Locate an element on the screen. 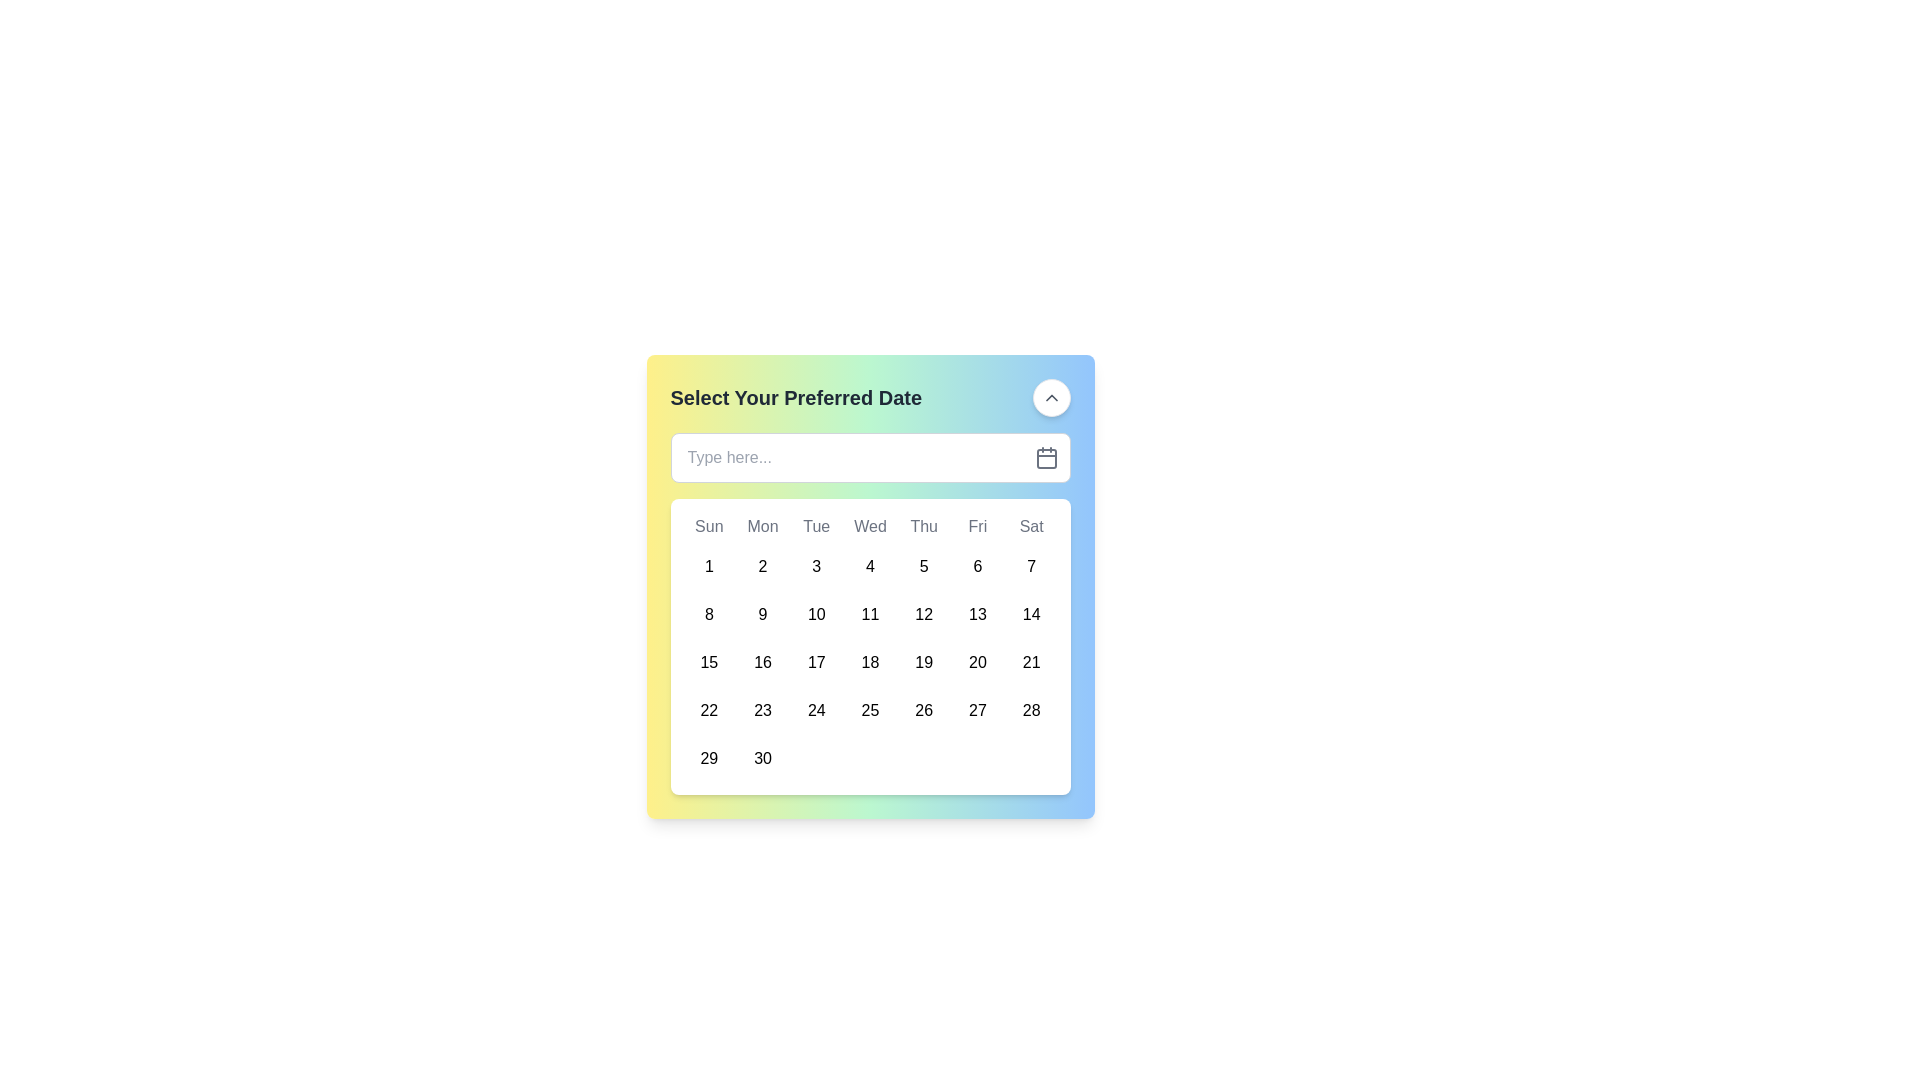  the button representing the 24th day of the month in the calendar UI, located in the fifth row and fourth column under the header 'Tue' is located at coordinates (816, 709).